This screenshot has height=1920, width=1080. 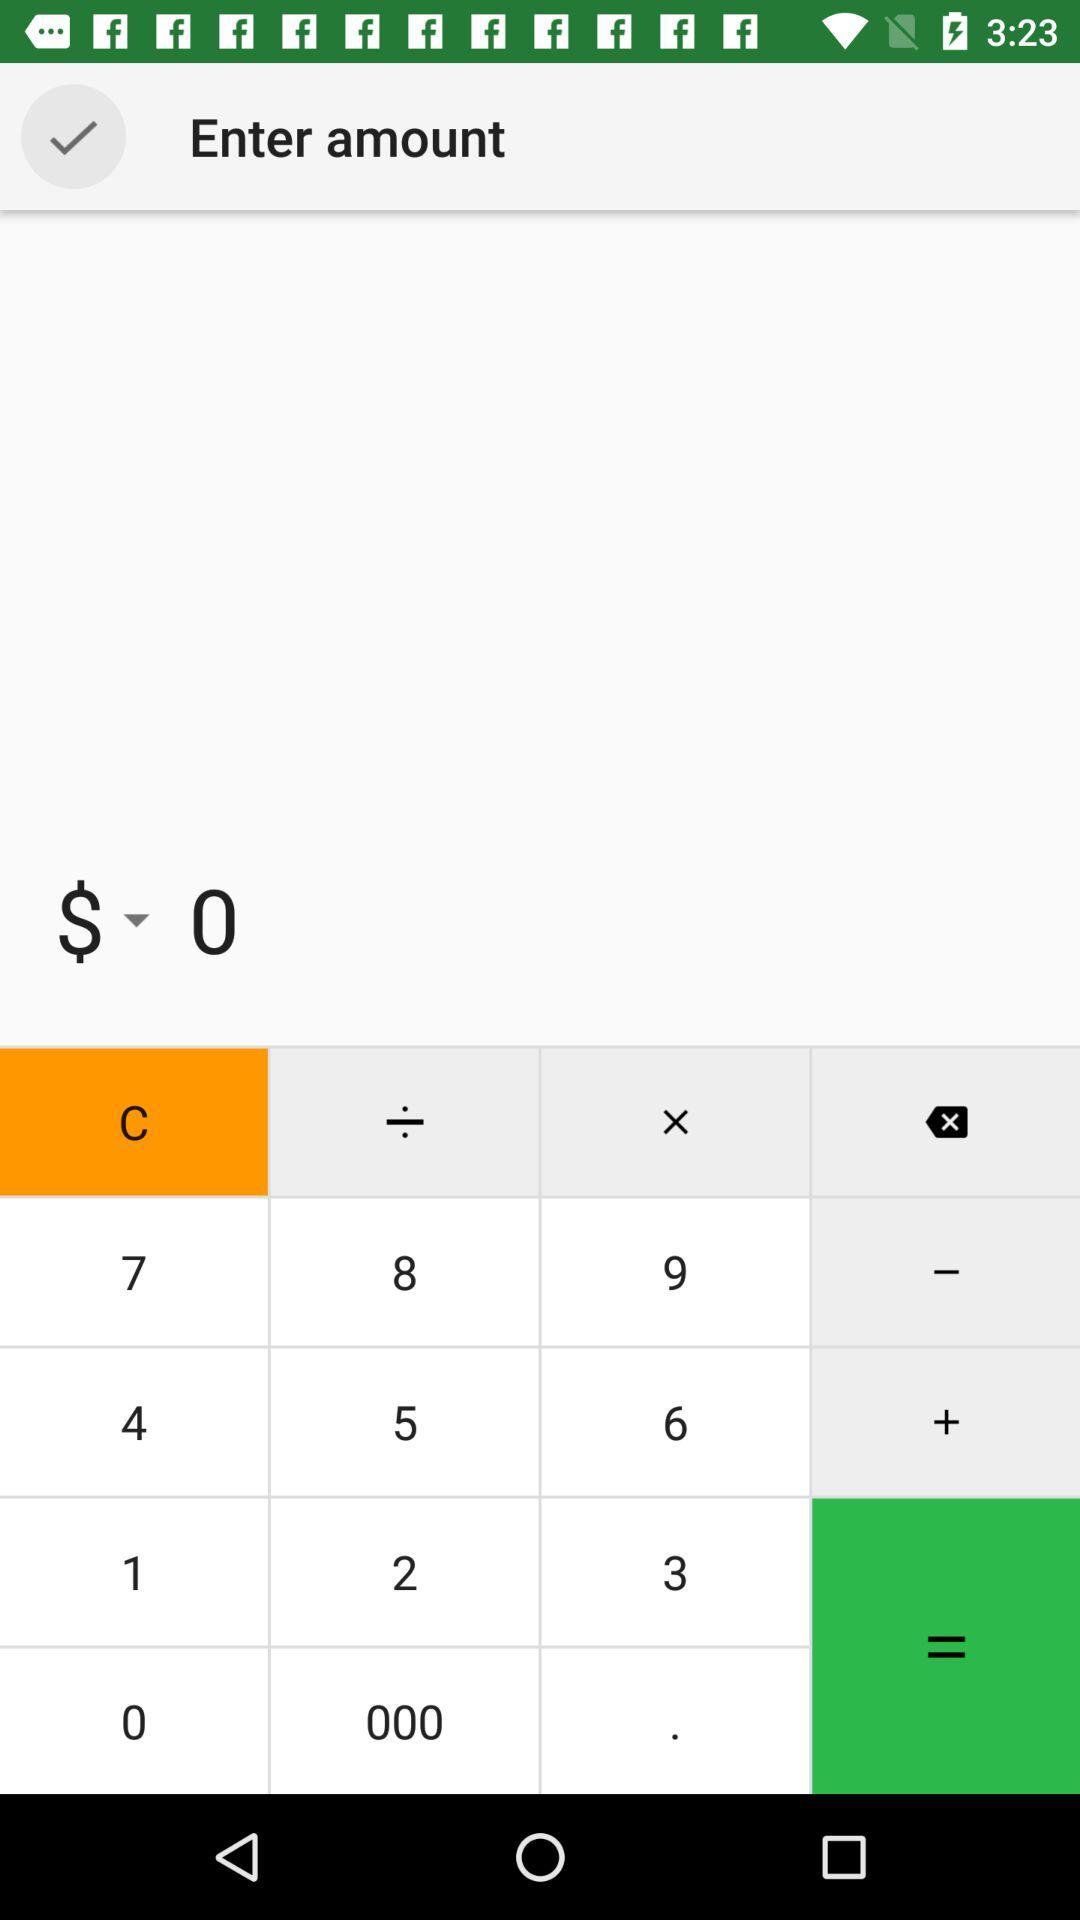 I want to click on the icon below the 7 item, so click(x=133, y=1420).